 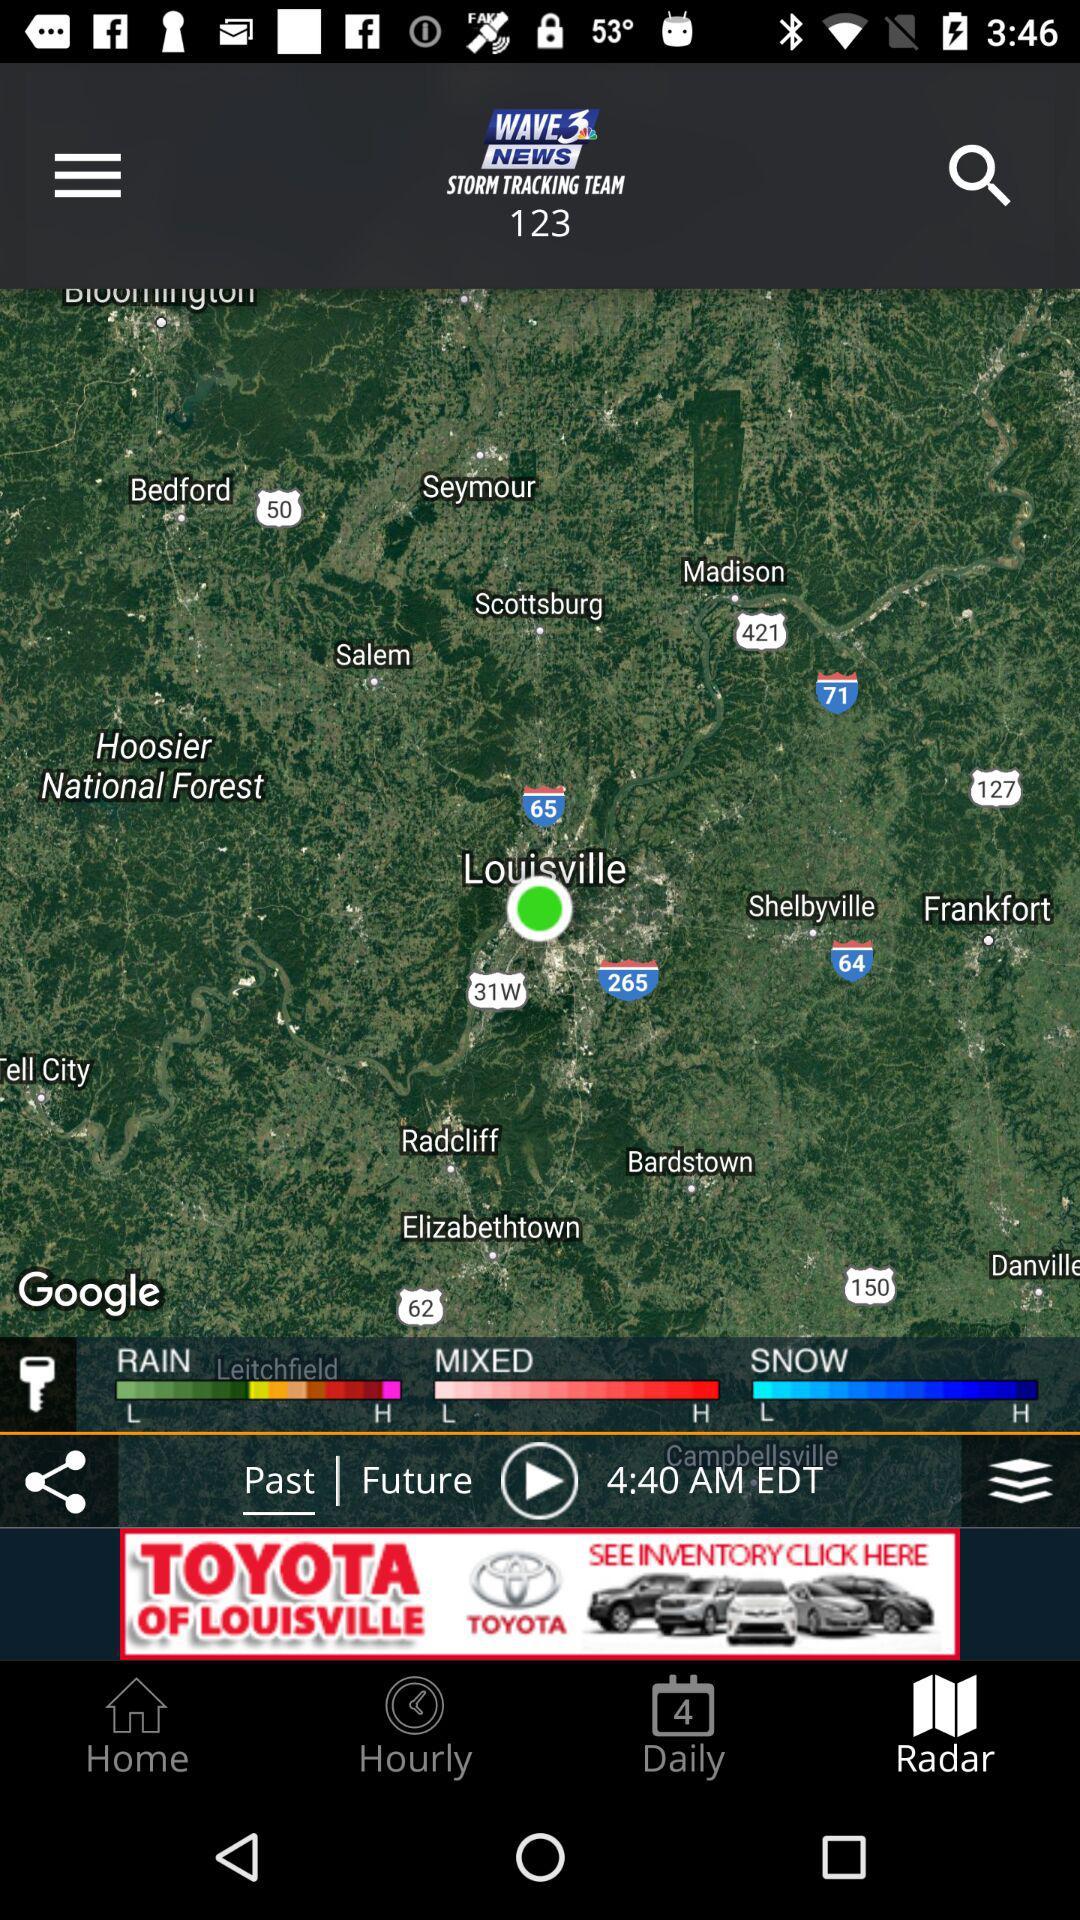 What do you see at coordinates (413, 1726) in the screenshot?
I see `the hourly item` at bounding box center [413, 1726].